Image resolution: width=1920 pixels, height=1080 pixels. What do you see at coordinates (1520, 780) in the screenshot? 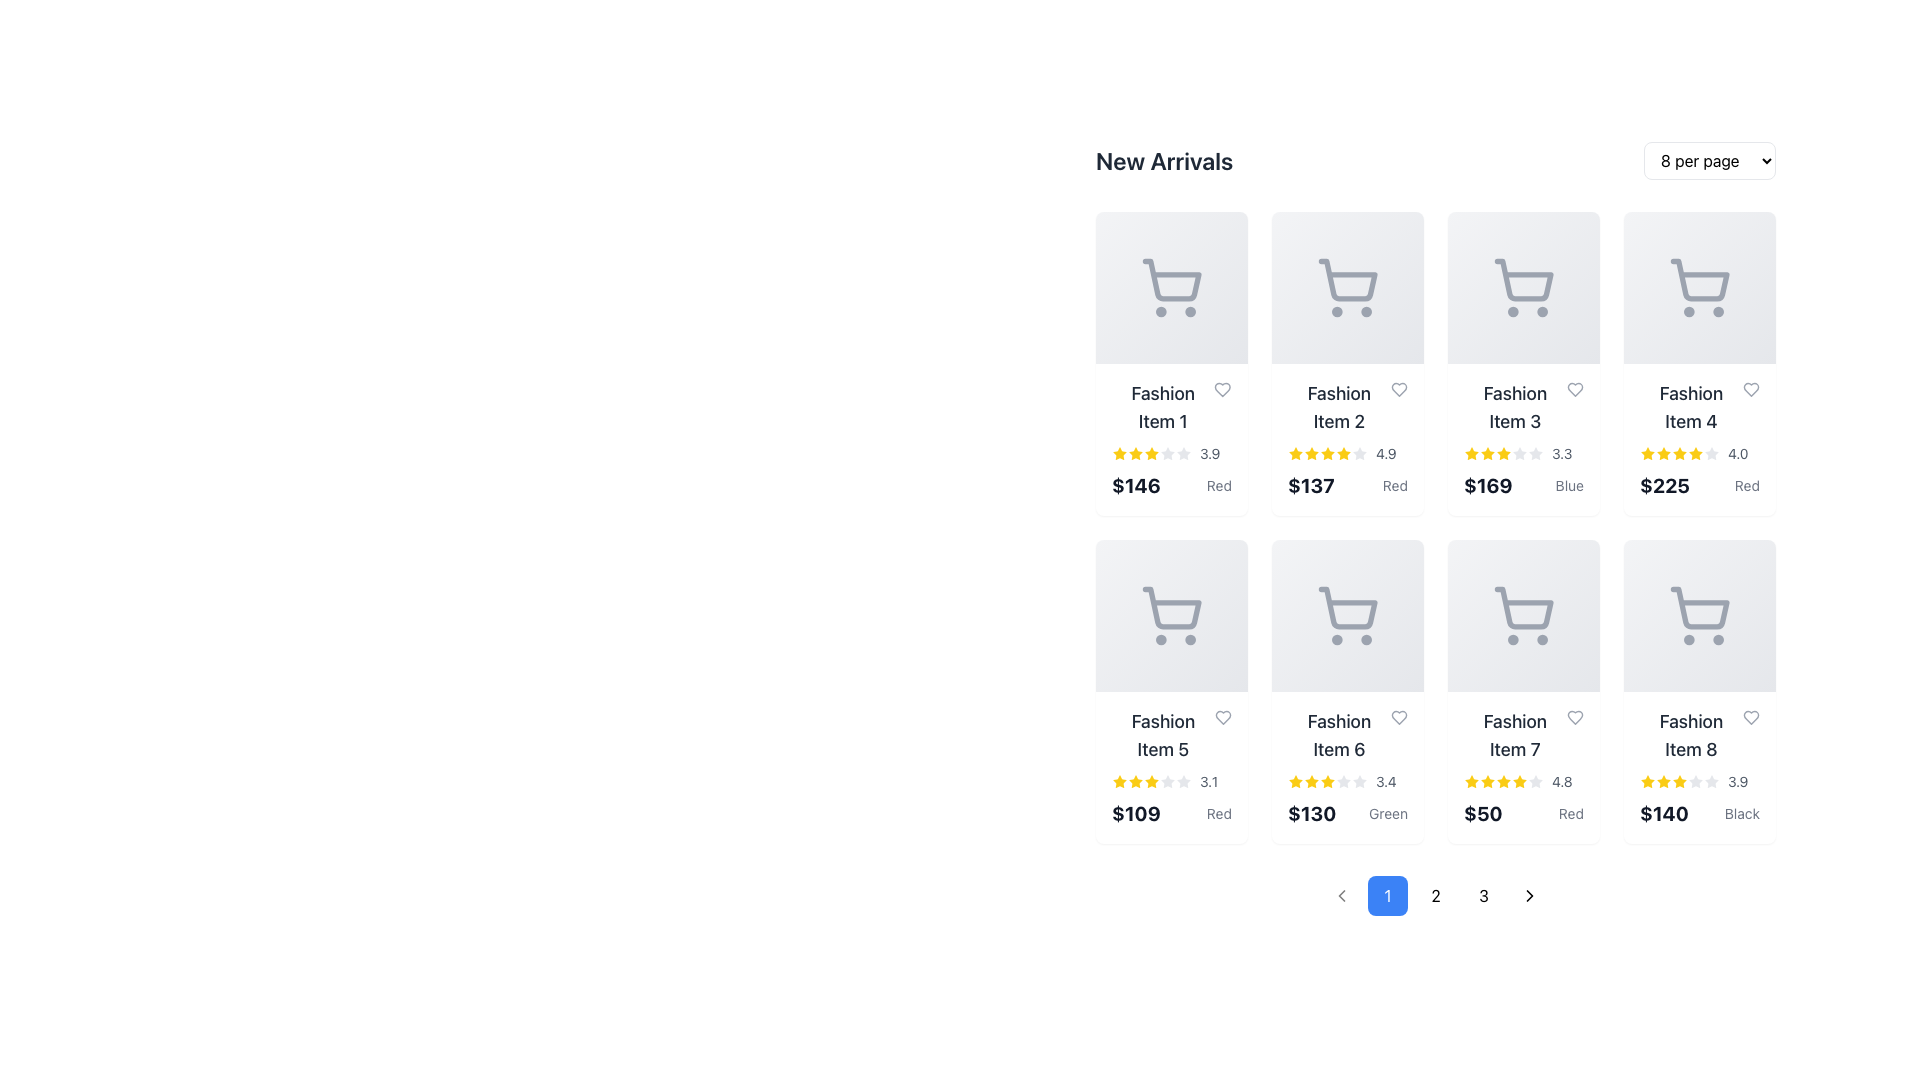
I see `the fourth star icon in the rating system for the product labeled 'Fashion Item 7', which is located in the second row, third column of the grid` at bounding box center [1520, 780].